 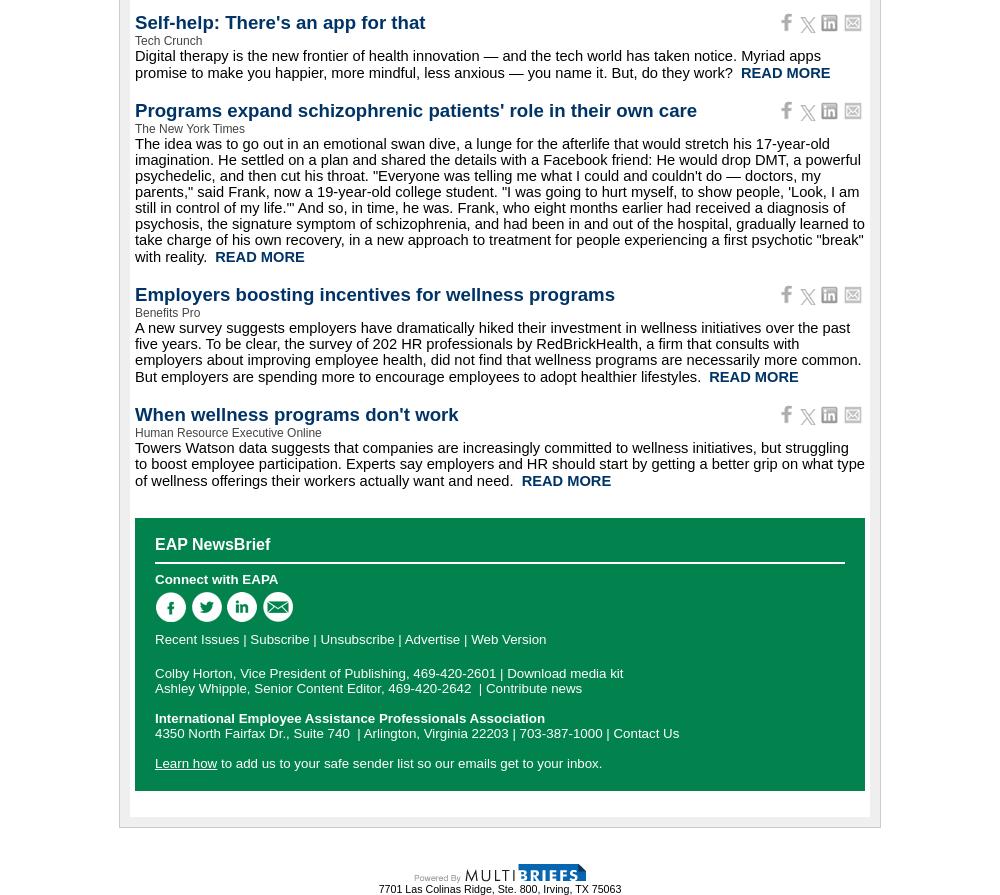 I want to click on 'Ashley Whipple, Senior Content Editor, 469-420-2642', so click(x=315, y=687).